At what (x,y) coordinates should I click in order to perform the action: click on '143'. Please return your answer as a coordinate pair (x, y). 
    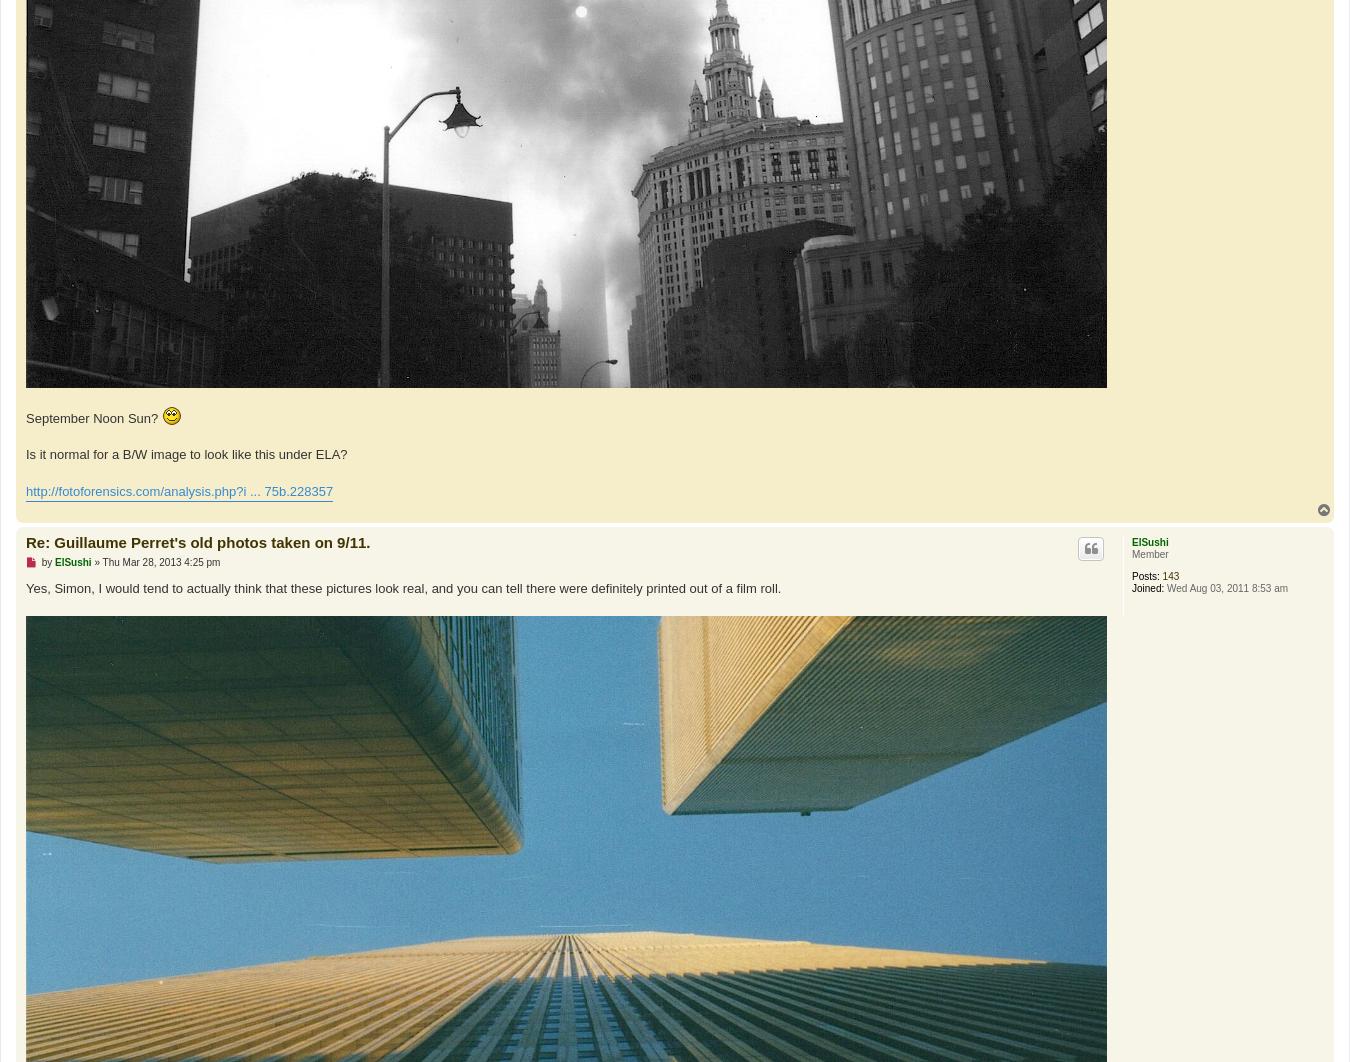
    Looking at the image, I should click on (1169, 575).